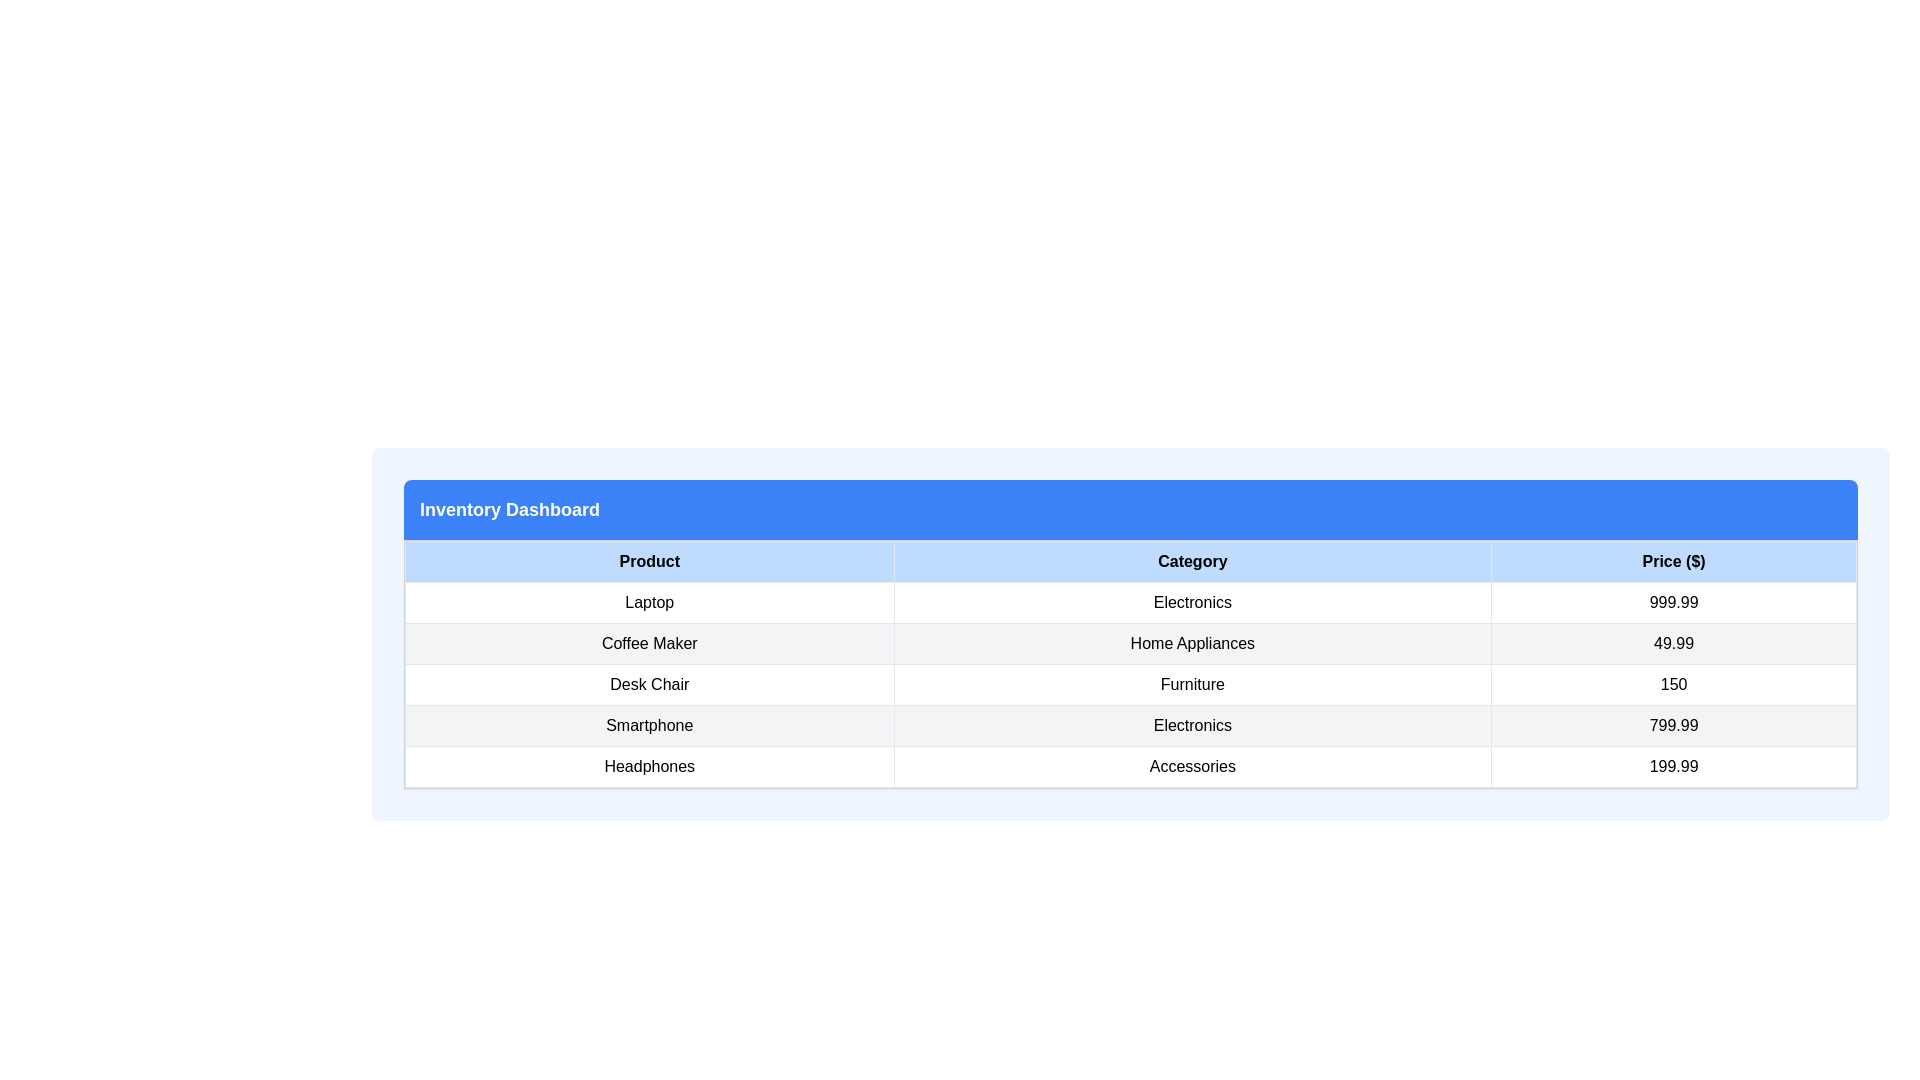 The image size is (1920, 1080). Describe the element at coordinates (649, 684) in the screenshot. I see `the 'Desk Chair' text label, which is displayed in a bold font under the 'Product' column in the third row of a table` at that location.